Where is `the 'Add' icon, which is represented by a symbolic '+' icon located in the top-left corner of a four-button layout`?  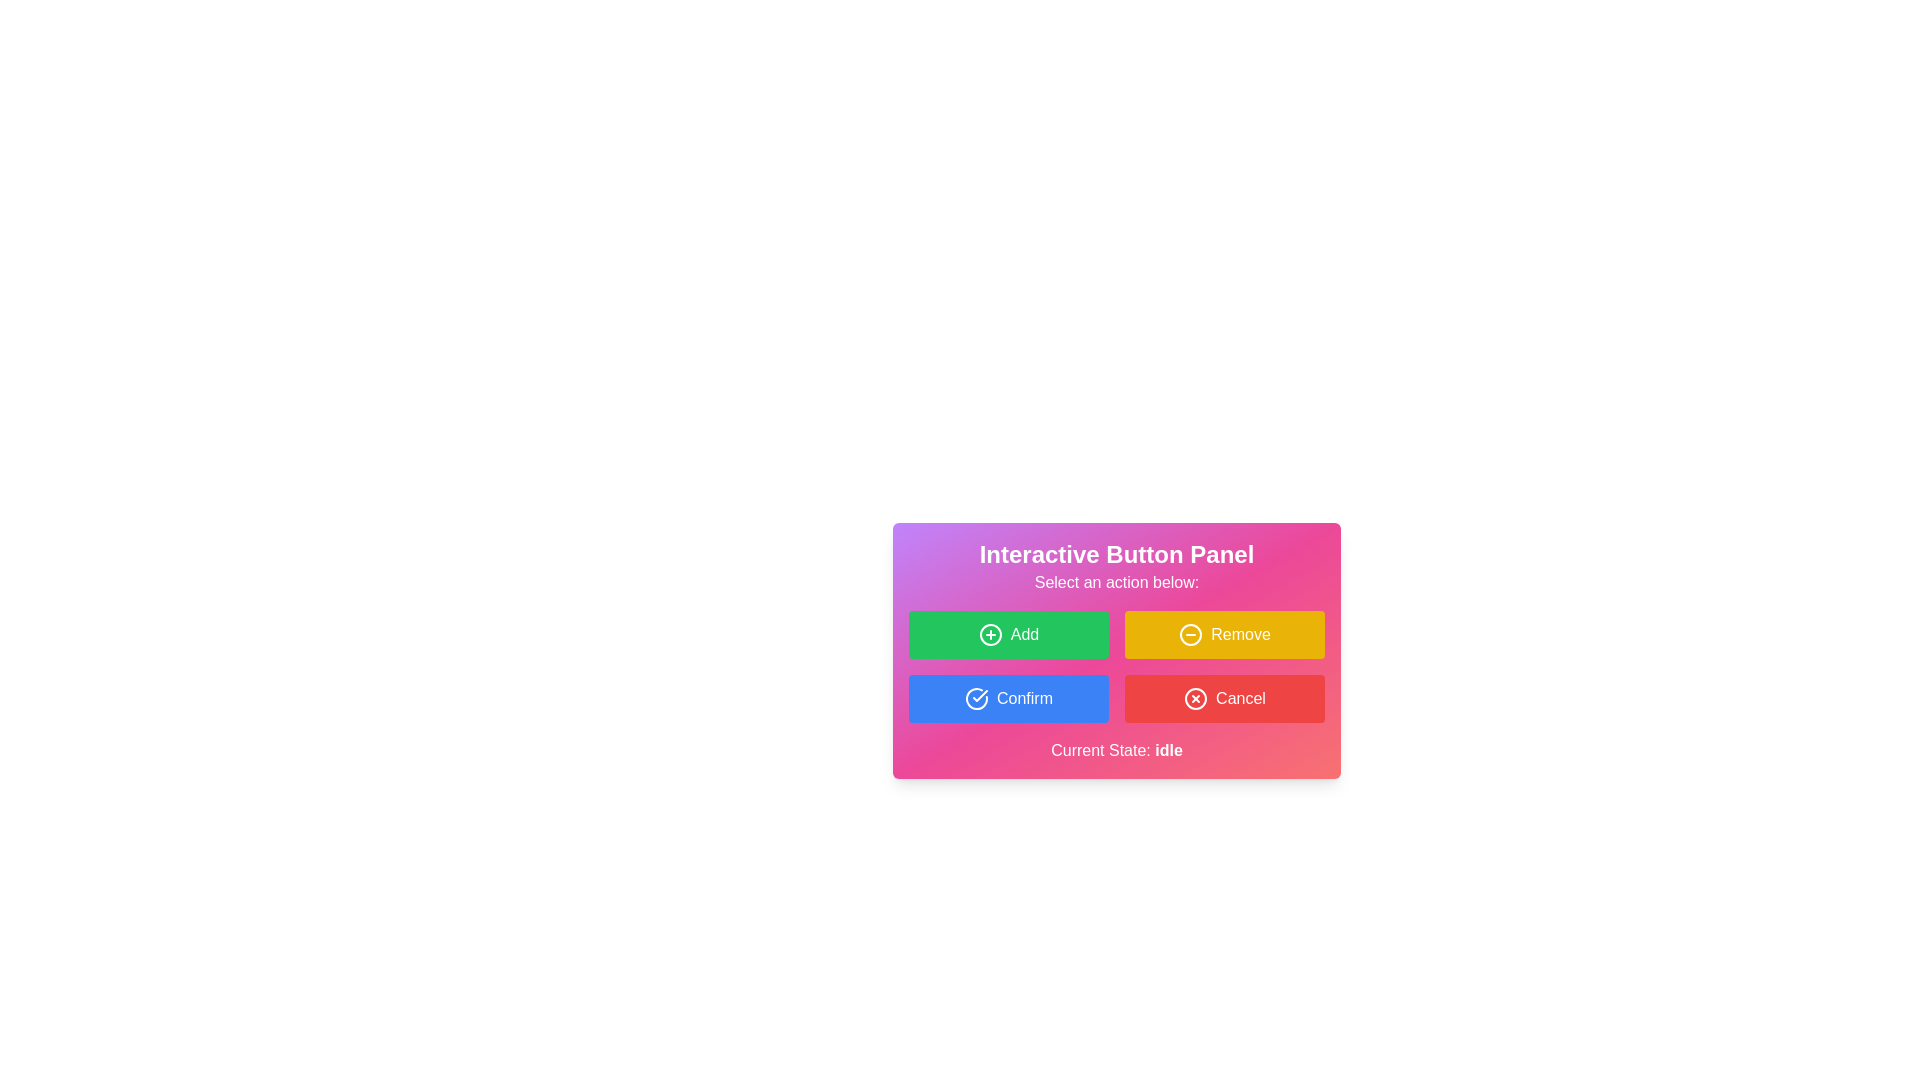
the 'Add' icon, which is represented by a symbolic '+' icon located in the top-left corner of a four-button layout is located at coordinates (990, 635).